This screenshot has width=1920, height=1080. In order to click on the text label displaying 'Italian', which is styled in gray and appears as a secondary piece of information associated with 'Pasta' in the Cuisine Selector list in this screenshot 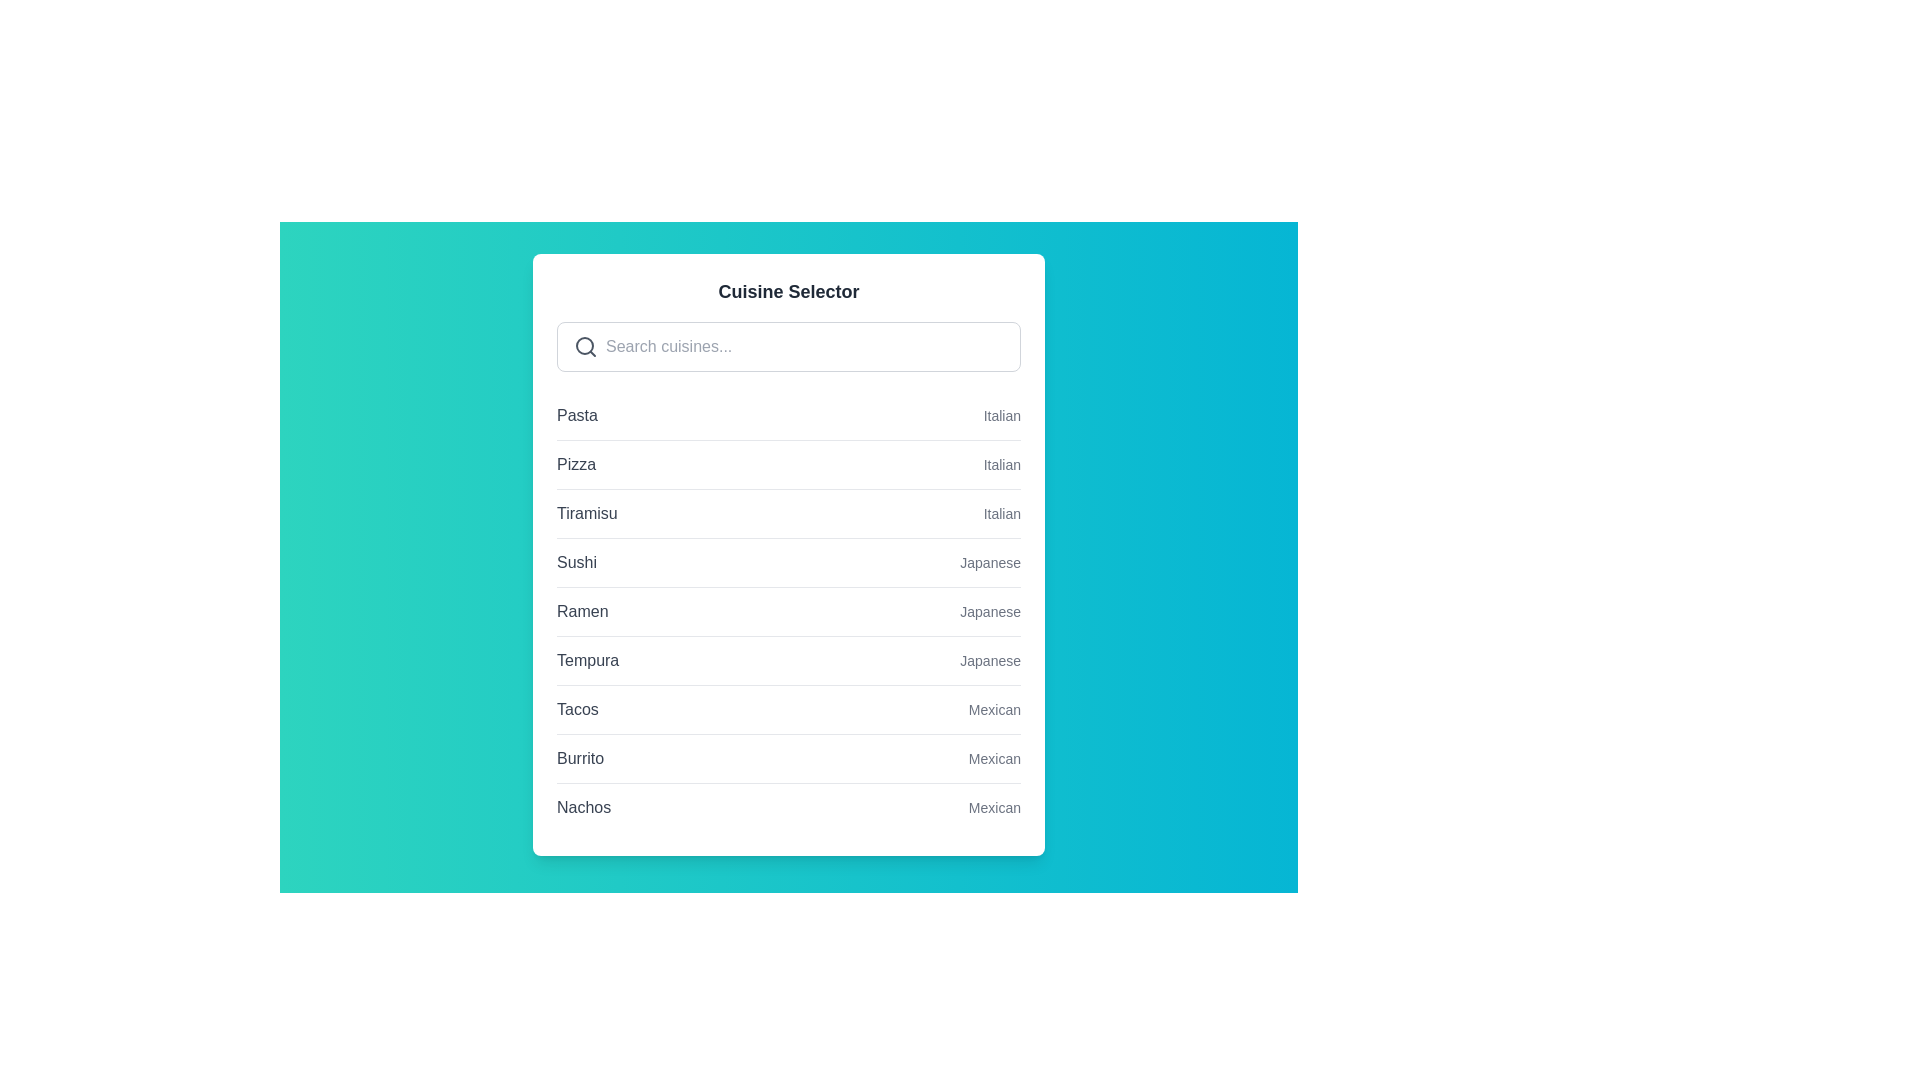, I will do `click(1002, 415)`.